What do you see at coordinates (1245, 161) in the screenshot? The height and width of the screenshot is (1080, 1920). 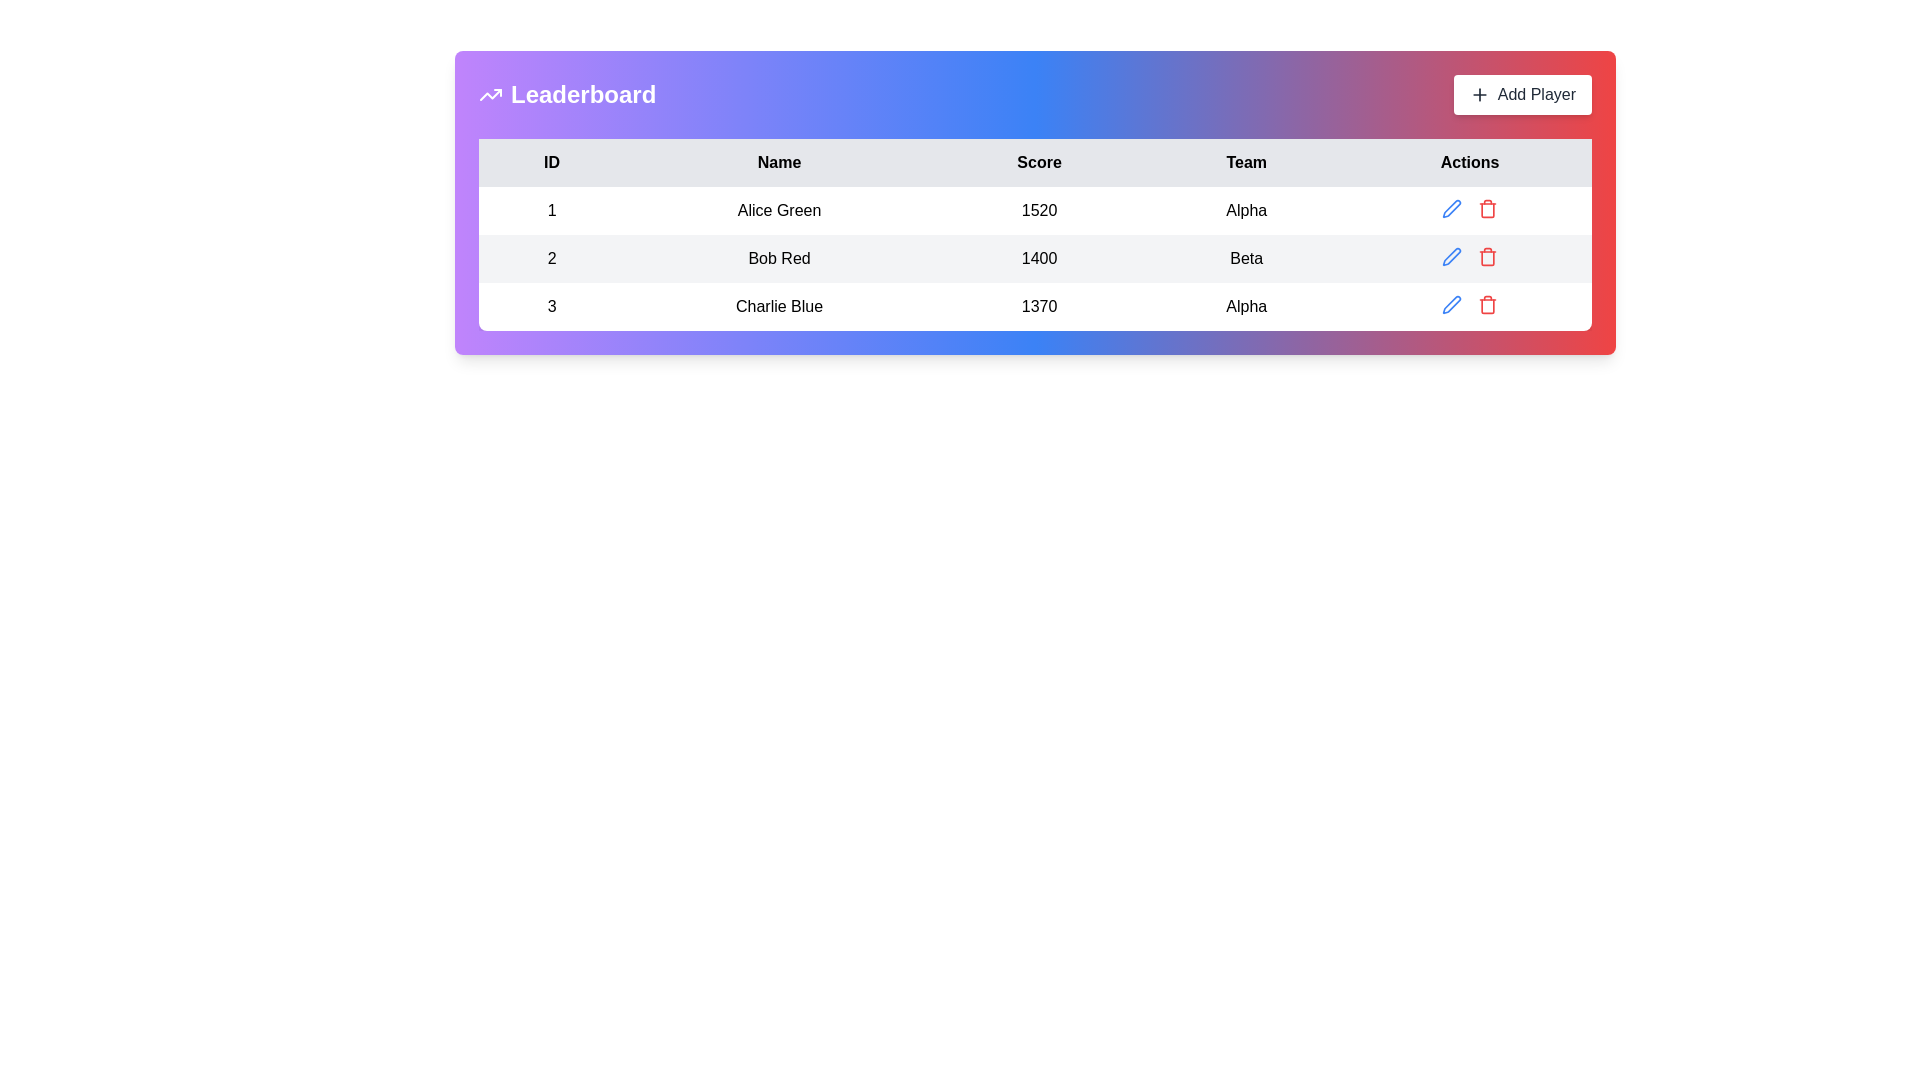 I see `the table header cell labeled 'Team', which is styled with black text on a light gray background and located in the fourth column of the leaderboard table's header row` at bounding box center [1245, 161].